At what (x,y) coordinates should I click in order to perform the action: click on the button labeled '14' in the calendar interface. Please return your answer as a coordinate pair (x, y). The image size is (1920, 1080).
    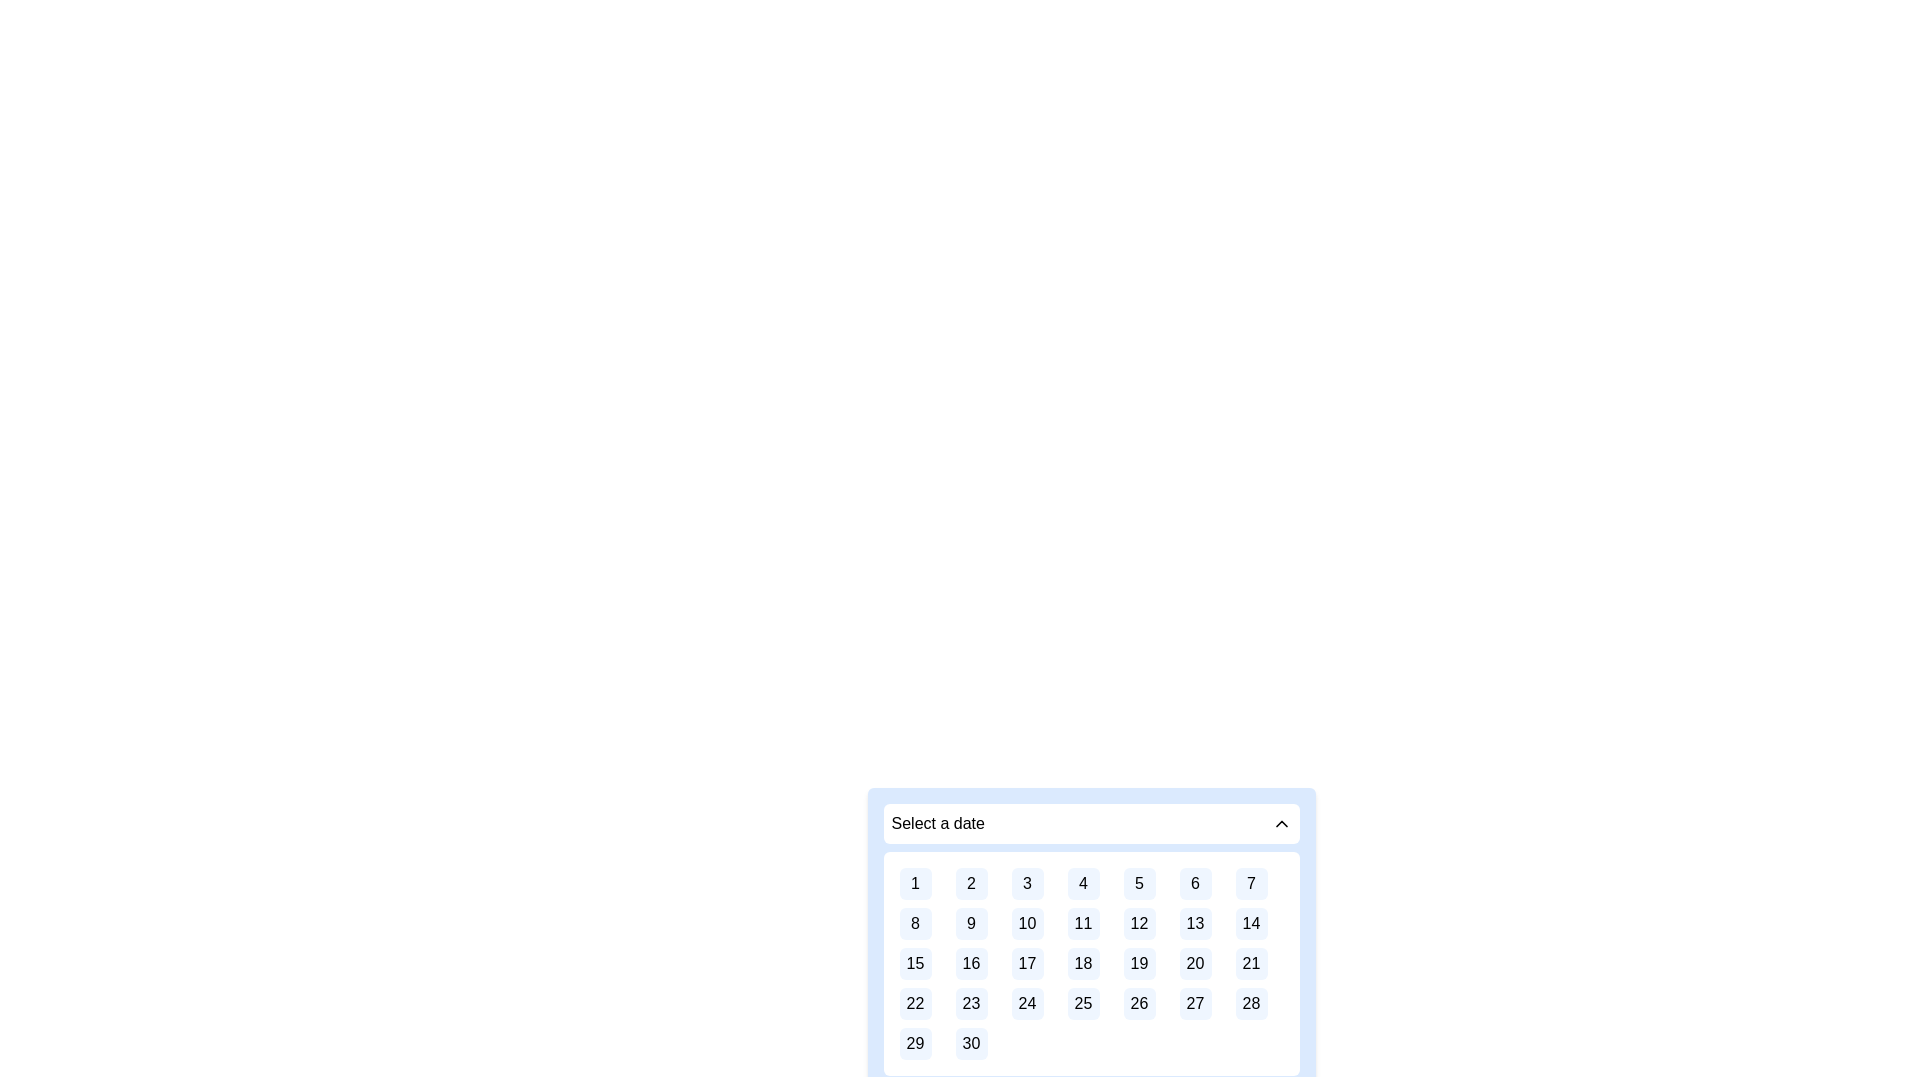
    Looking at the image, I should click on (1250, 924).